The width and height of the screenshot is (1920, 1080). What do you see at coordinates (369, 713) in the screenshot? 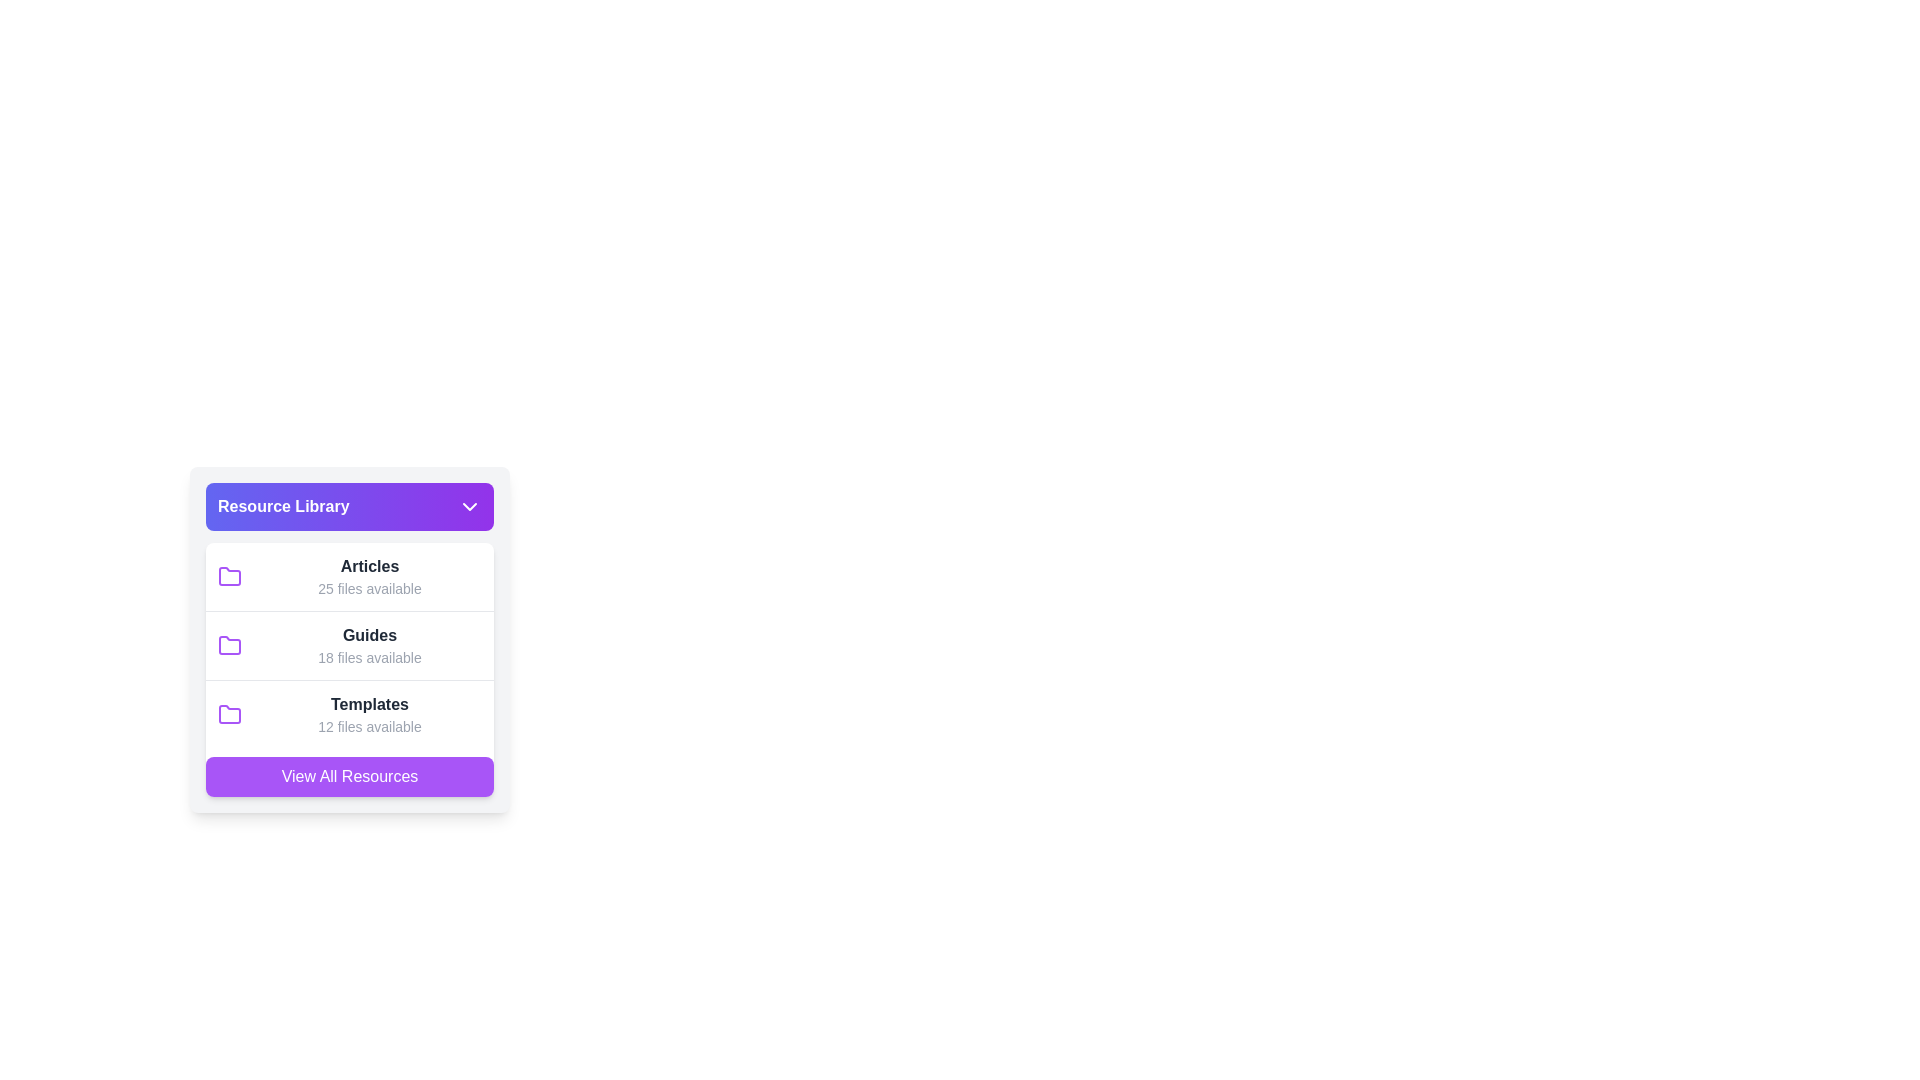
I see `text displayed in the label element that says 'Templates' in bold dark gray above '12 files available' in smaller light gray text, which is the third entry in the vertical list within the card labeled 'Resource Library'` at bounding box center [369, 713].